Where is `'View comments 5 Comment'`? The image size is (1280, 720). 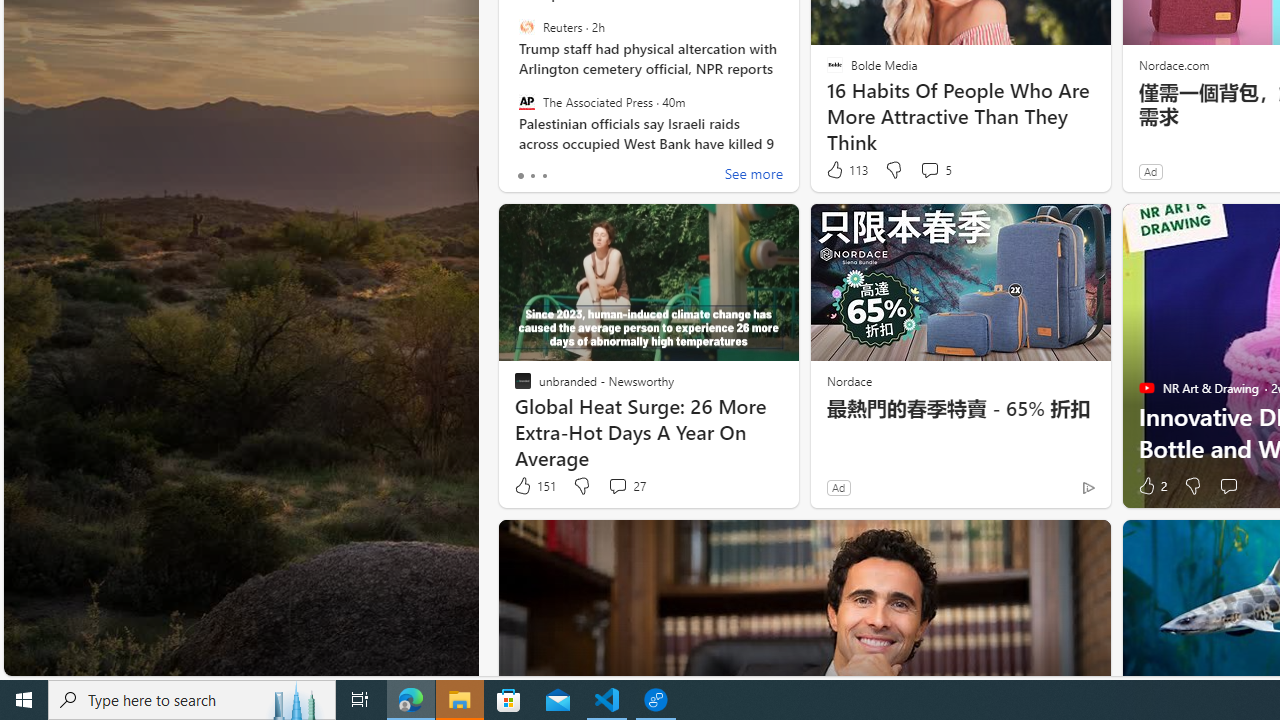
'View comments 5 Comment' is located at coordinates (934, 169).